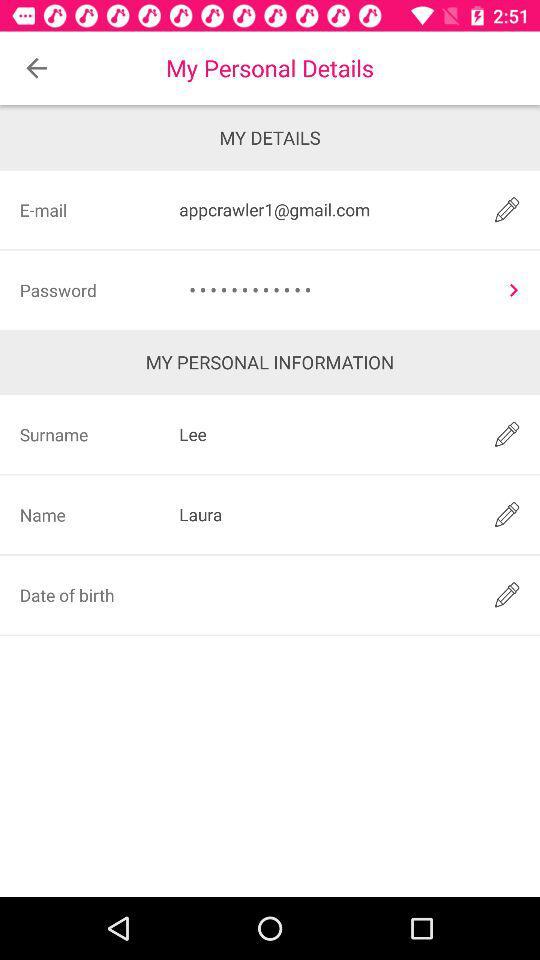 Image resolution: width=540 pixels, height=960 pixels. What do you see at coordinates (513, 289) in the screenshot?
I see `see the password` at bounding box center [513, 289].